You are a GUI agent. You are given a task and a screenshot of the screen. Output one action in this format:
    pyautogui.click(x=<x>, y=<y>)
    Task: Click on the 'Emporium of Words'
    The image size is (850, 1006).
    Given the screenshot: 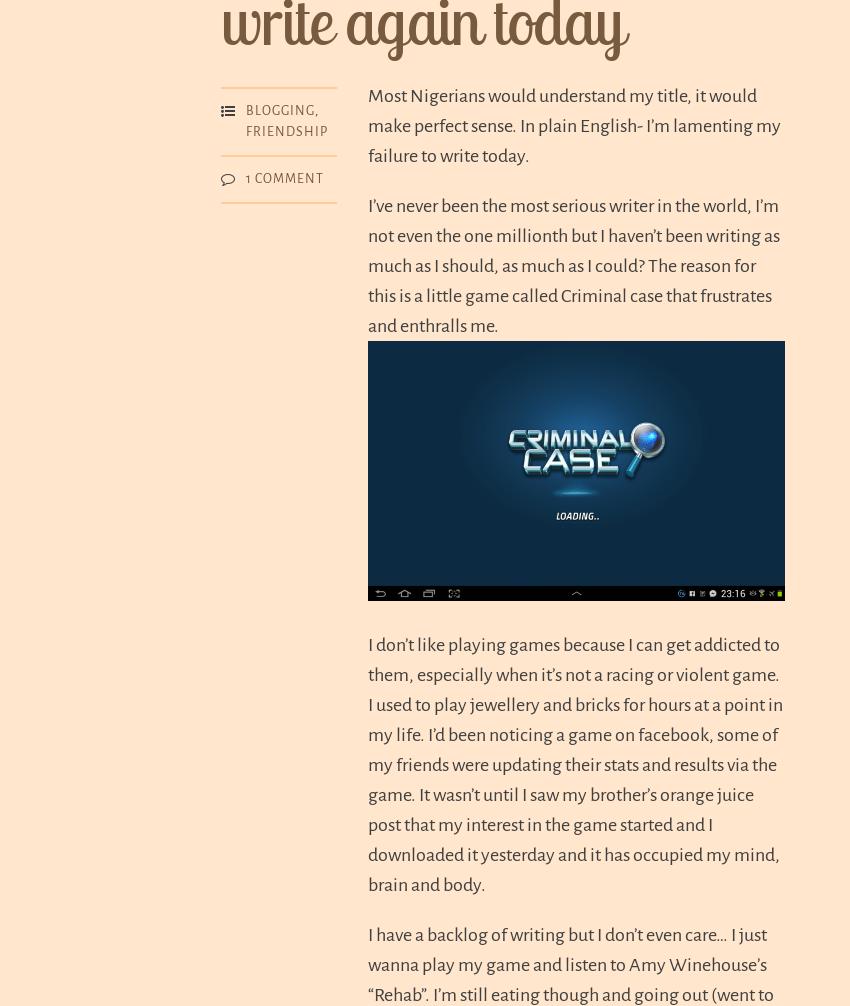 What is the action you would take?
    pyautogui.click(x=75, y=24)
    